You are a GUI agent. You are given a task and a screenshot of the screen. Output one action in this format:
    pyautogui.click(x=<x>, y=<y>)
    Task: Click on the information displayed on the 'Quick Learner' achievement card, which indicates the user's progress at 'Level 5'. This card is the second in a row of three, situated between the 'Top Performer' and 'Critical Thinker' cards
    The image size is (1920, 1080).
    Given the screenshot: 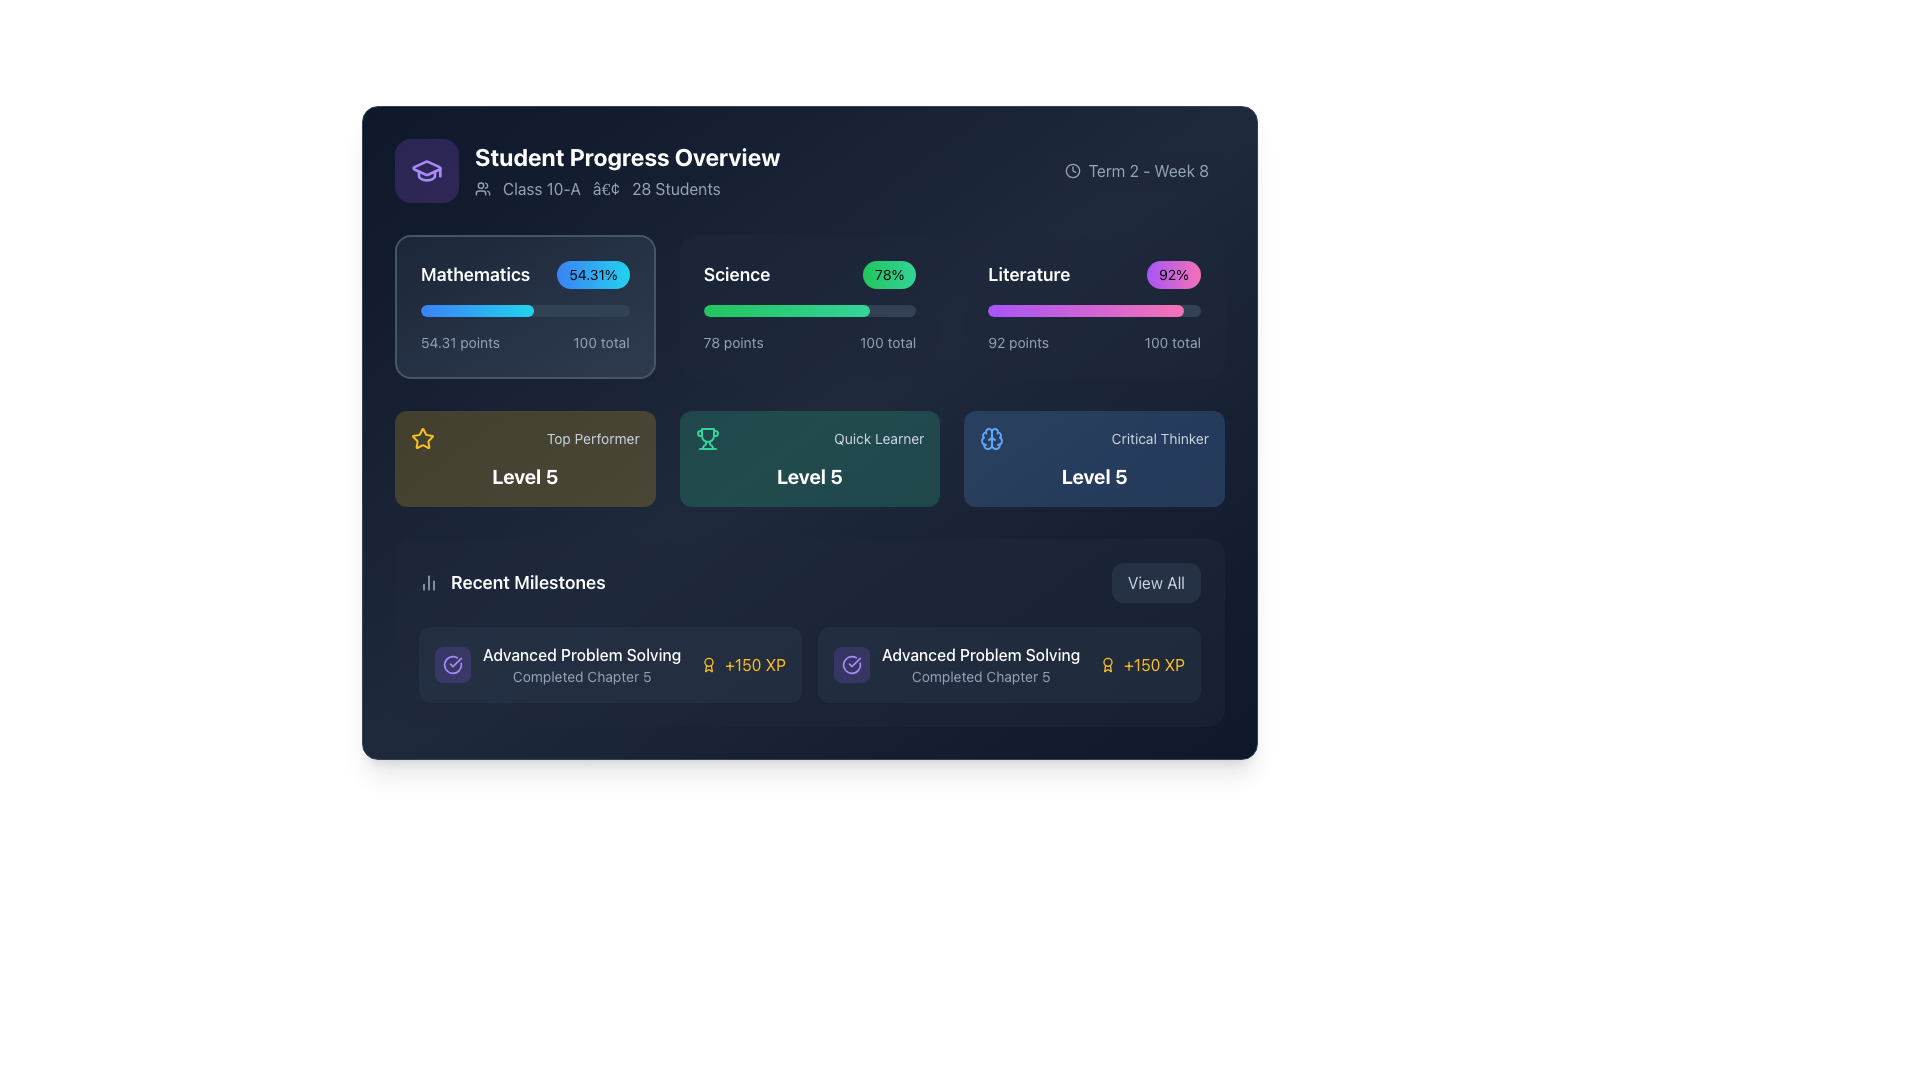 What is the action you would take?
    pyautogui.click(x=810, y=459)
    